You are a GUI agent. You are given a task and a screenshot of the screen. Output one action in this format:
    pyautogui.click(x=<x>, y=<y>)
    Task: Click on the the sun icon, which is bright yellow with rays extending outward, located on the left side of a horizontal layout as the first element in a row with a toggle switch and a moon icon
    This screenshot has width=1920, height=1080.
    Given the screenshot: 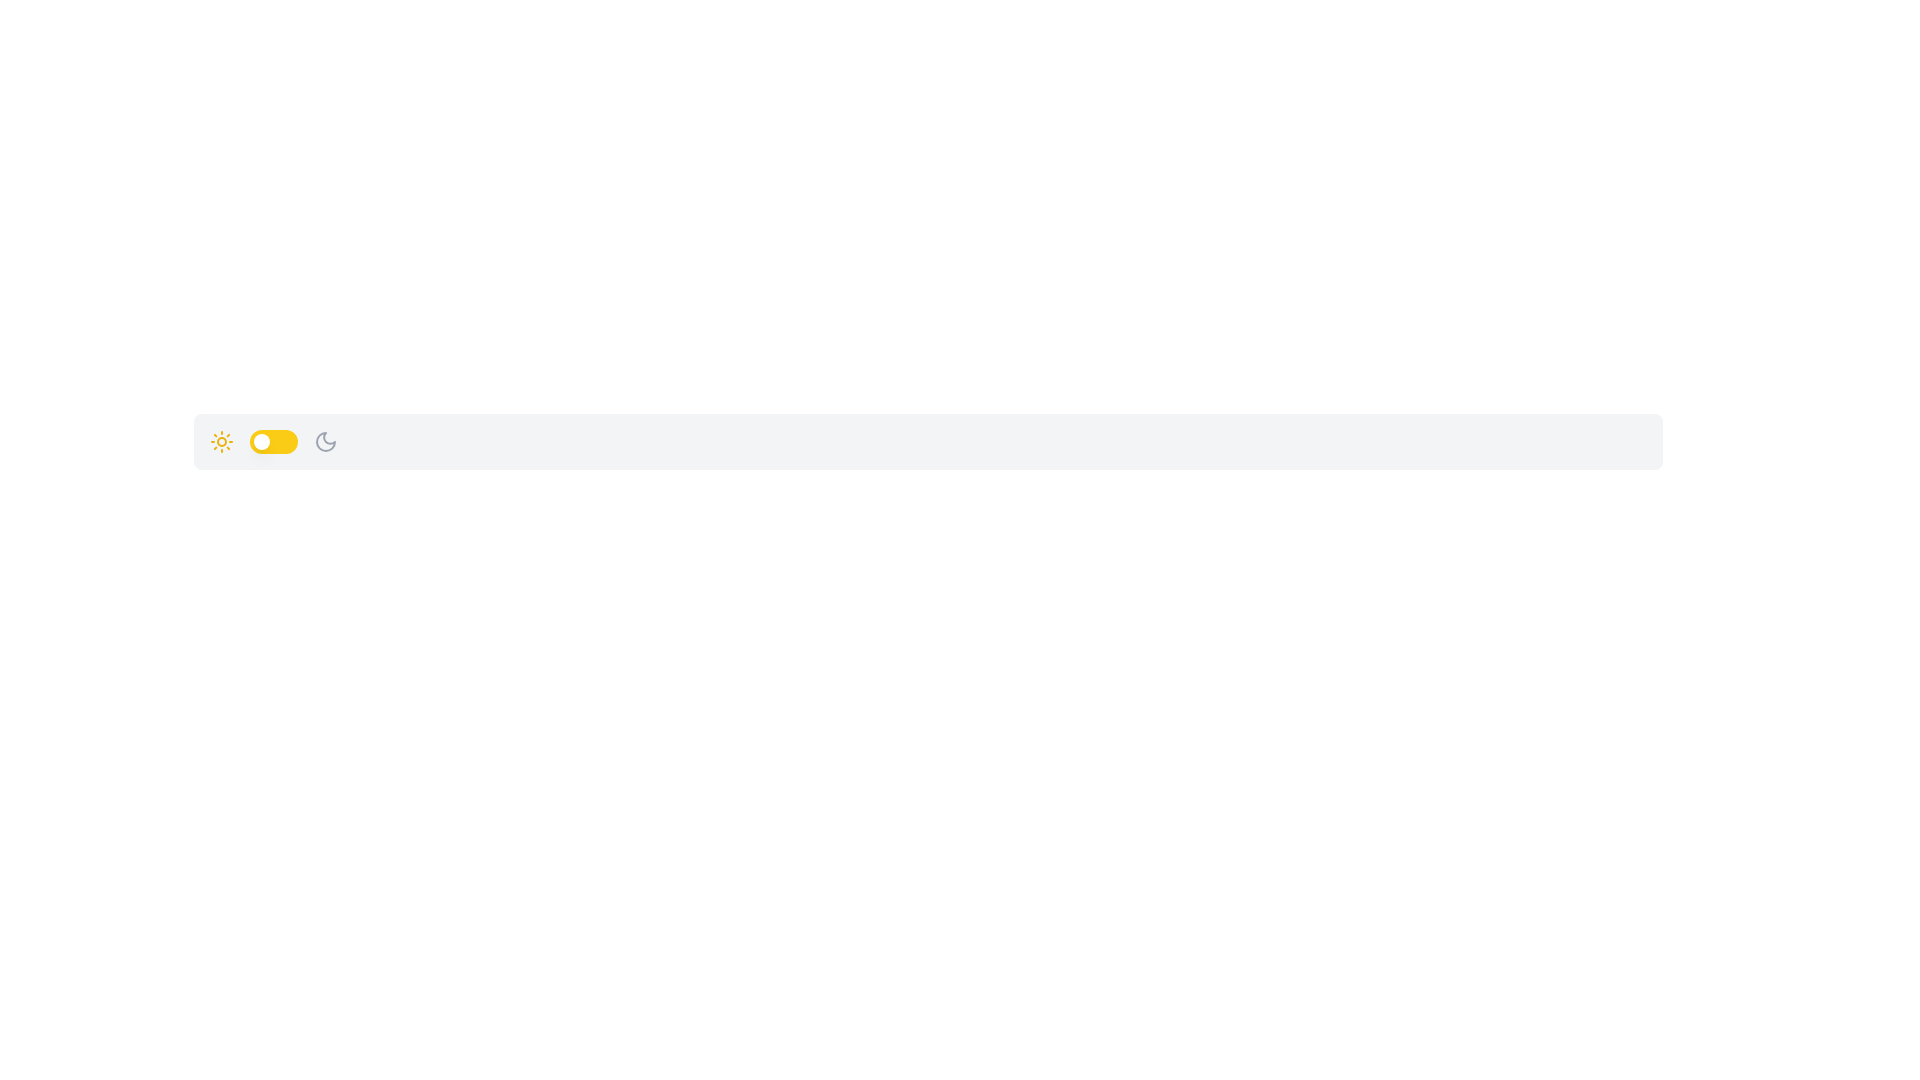 What is the action you would take?
    pyautogui.click(x=221, y=441)
    